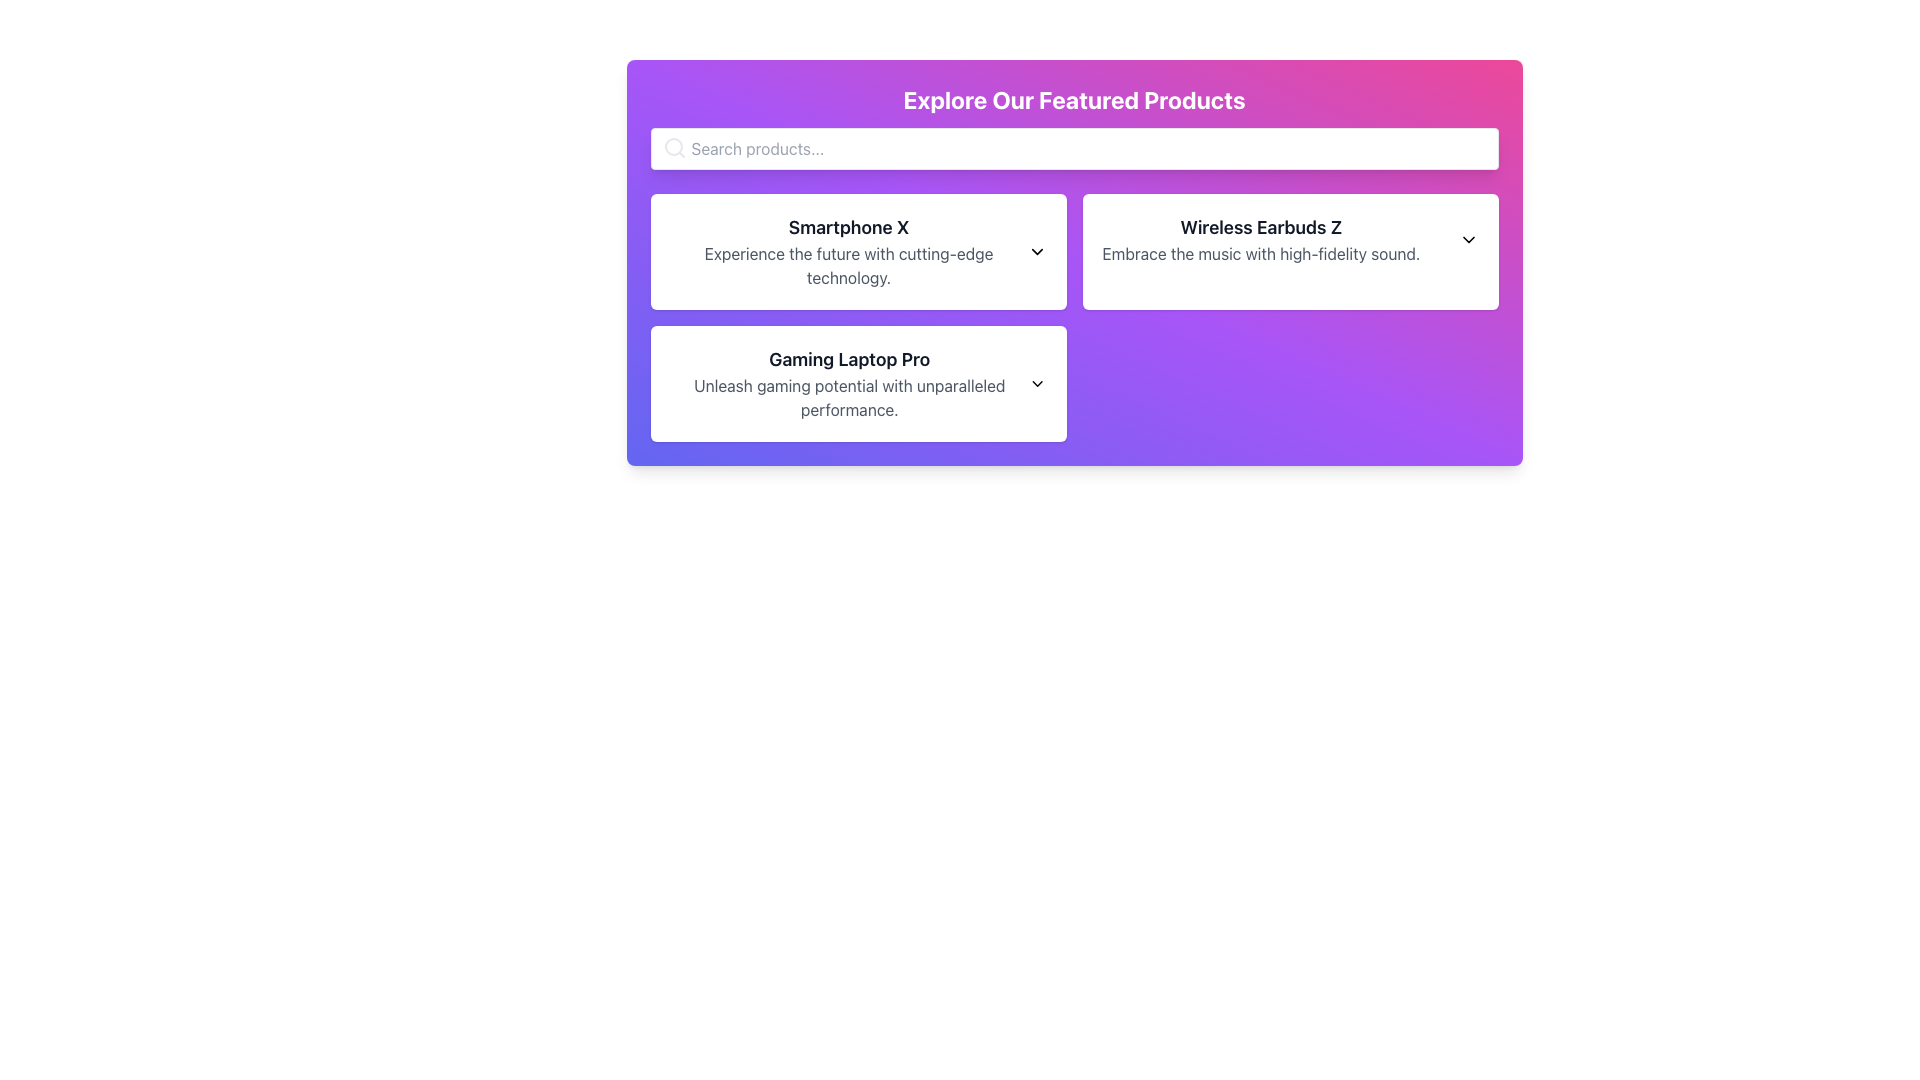 The image size is (1920, 1080). What do you see at coordinates (849, 384) in the screenshot?
I see `the 'Gaming Laptop Pro' text block which features bold text and is part of the purple block containing featured products, located at the center of the interface` at bounding box center [849, 384].